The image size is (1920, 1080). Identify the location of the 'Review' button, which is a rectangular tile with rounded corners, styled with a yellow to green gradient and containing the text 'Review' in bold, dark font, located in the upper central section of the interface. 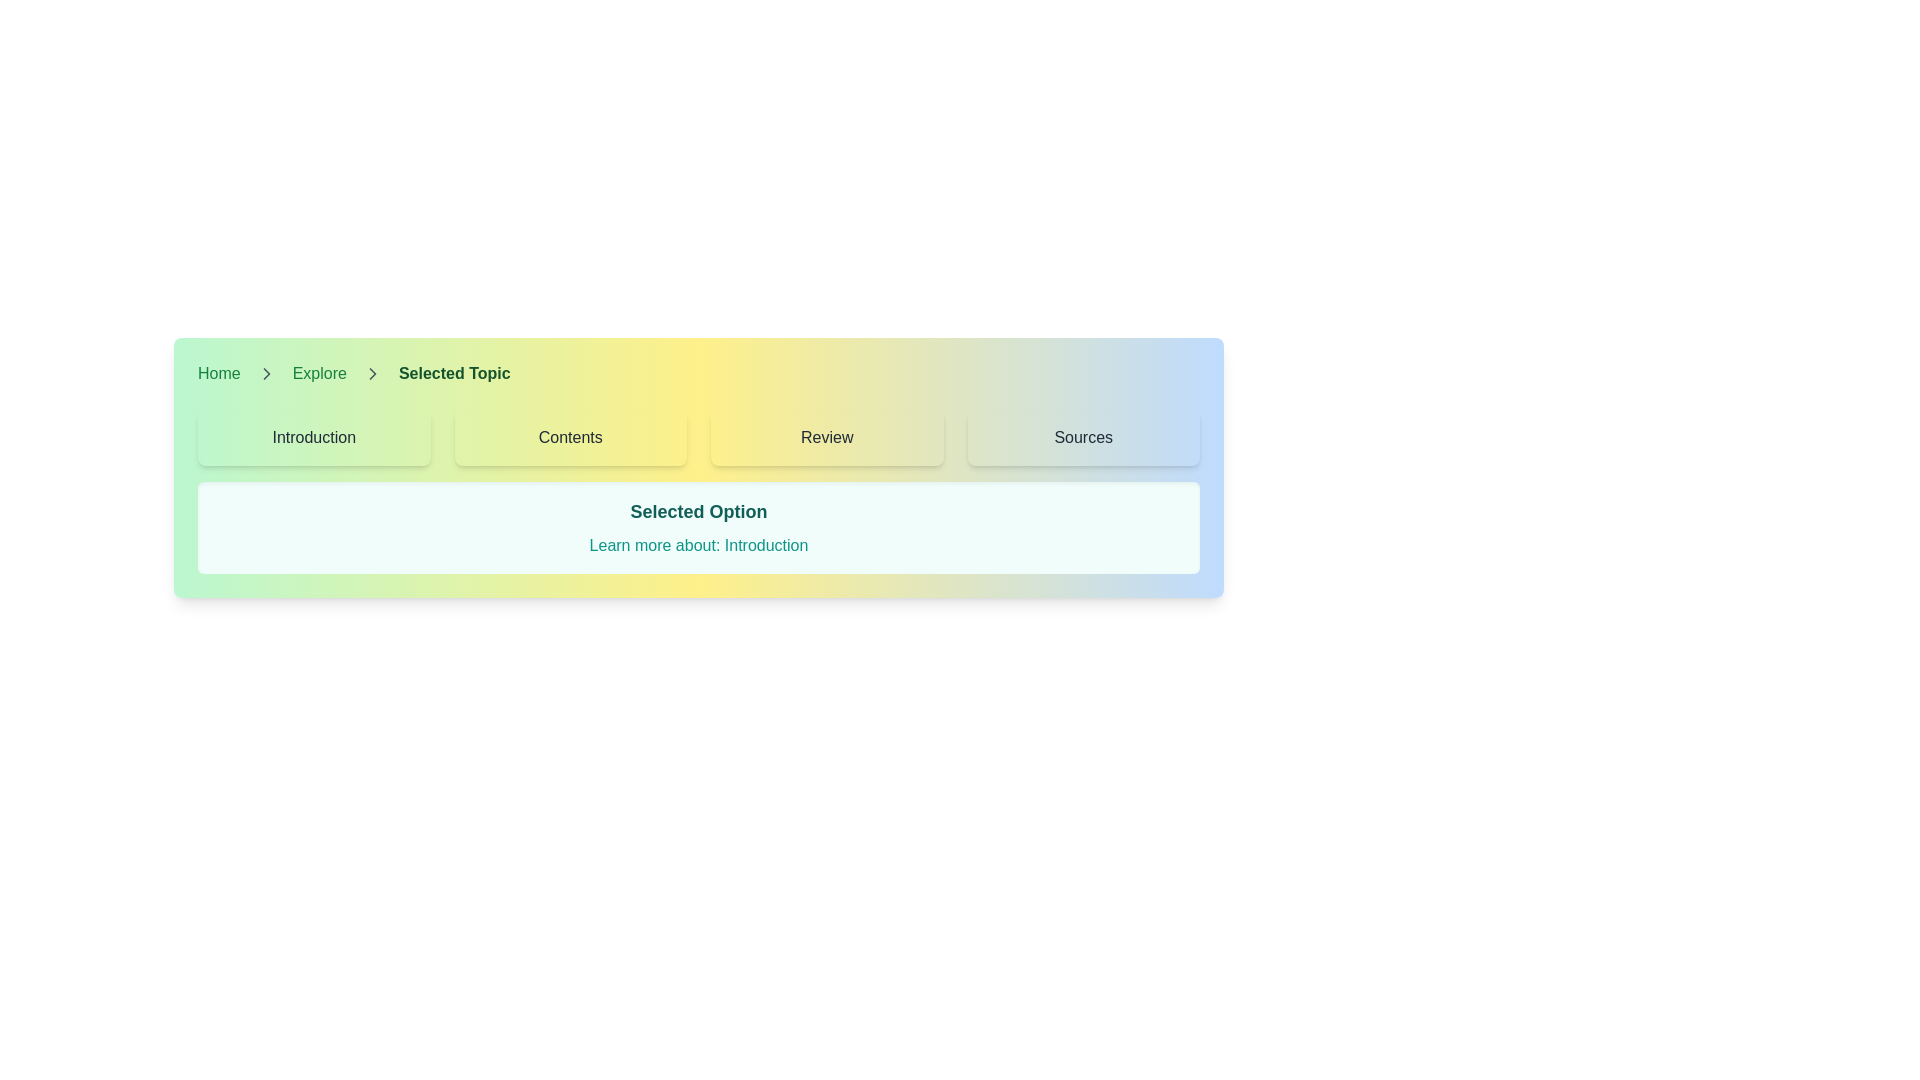
(827, 437).